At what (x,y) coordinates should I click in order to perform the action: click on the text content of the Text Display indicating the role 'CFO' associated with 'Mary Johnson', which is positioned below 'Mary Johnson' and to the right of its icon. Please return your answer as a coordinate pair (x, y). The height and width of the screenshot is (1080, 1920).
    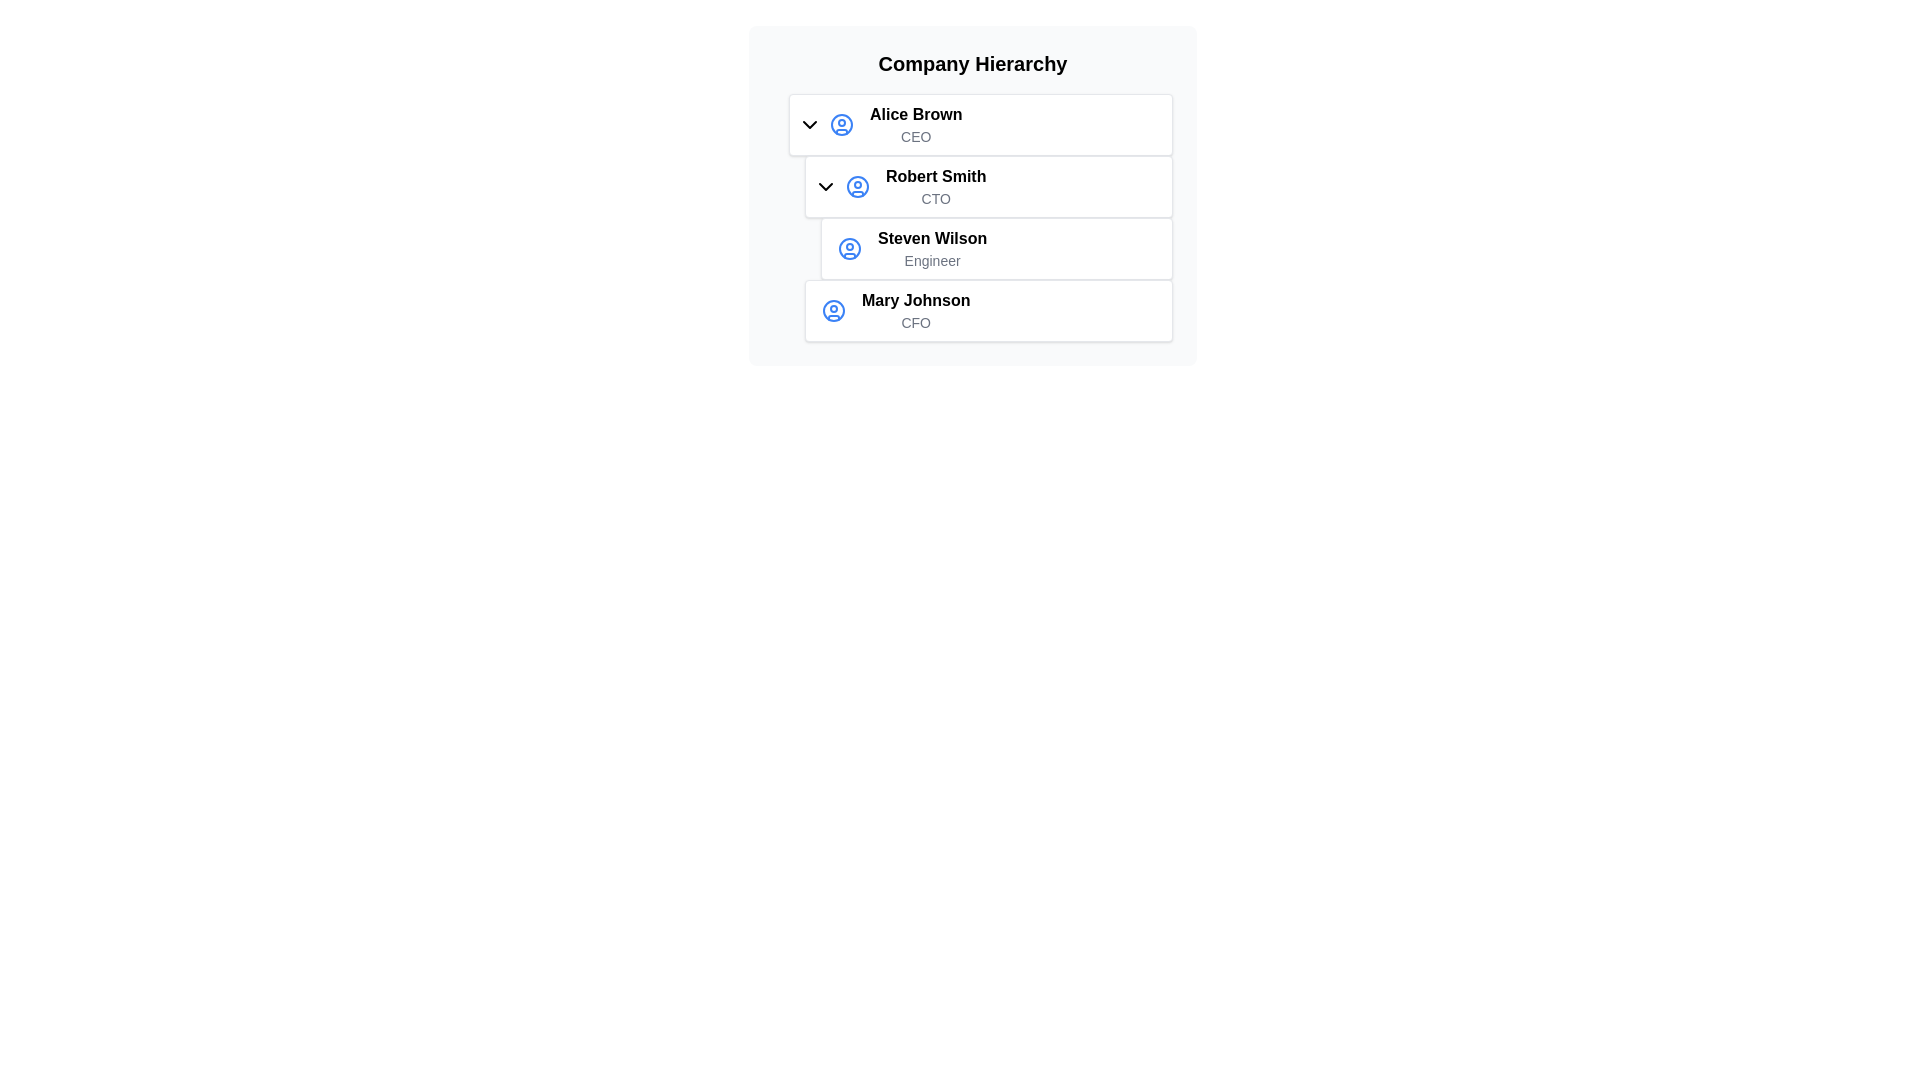
    Looking at the image, I should click on (915, 322).